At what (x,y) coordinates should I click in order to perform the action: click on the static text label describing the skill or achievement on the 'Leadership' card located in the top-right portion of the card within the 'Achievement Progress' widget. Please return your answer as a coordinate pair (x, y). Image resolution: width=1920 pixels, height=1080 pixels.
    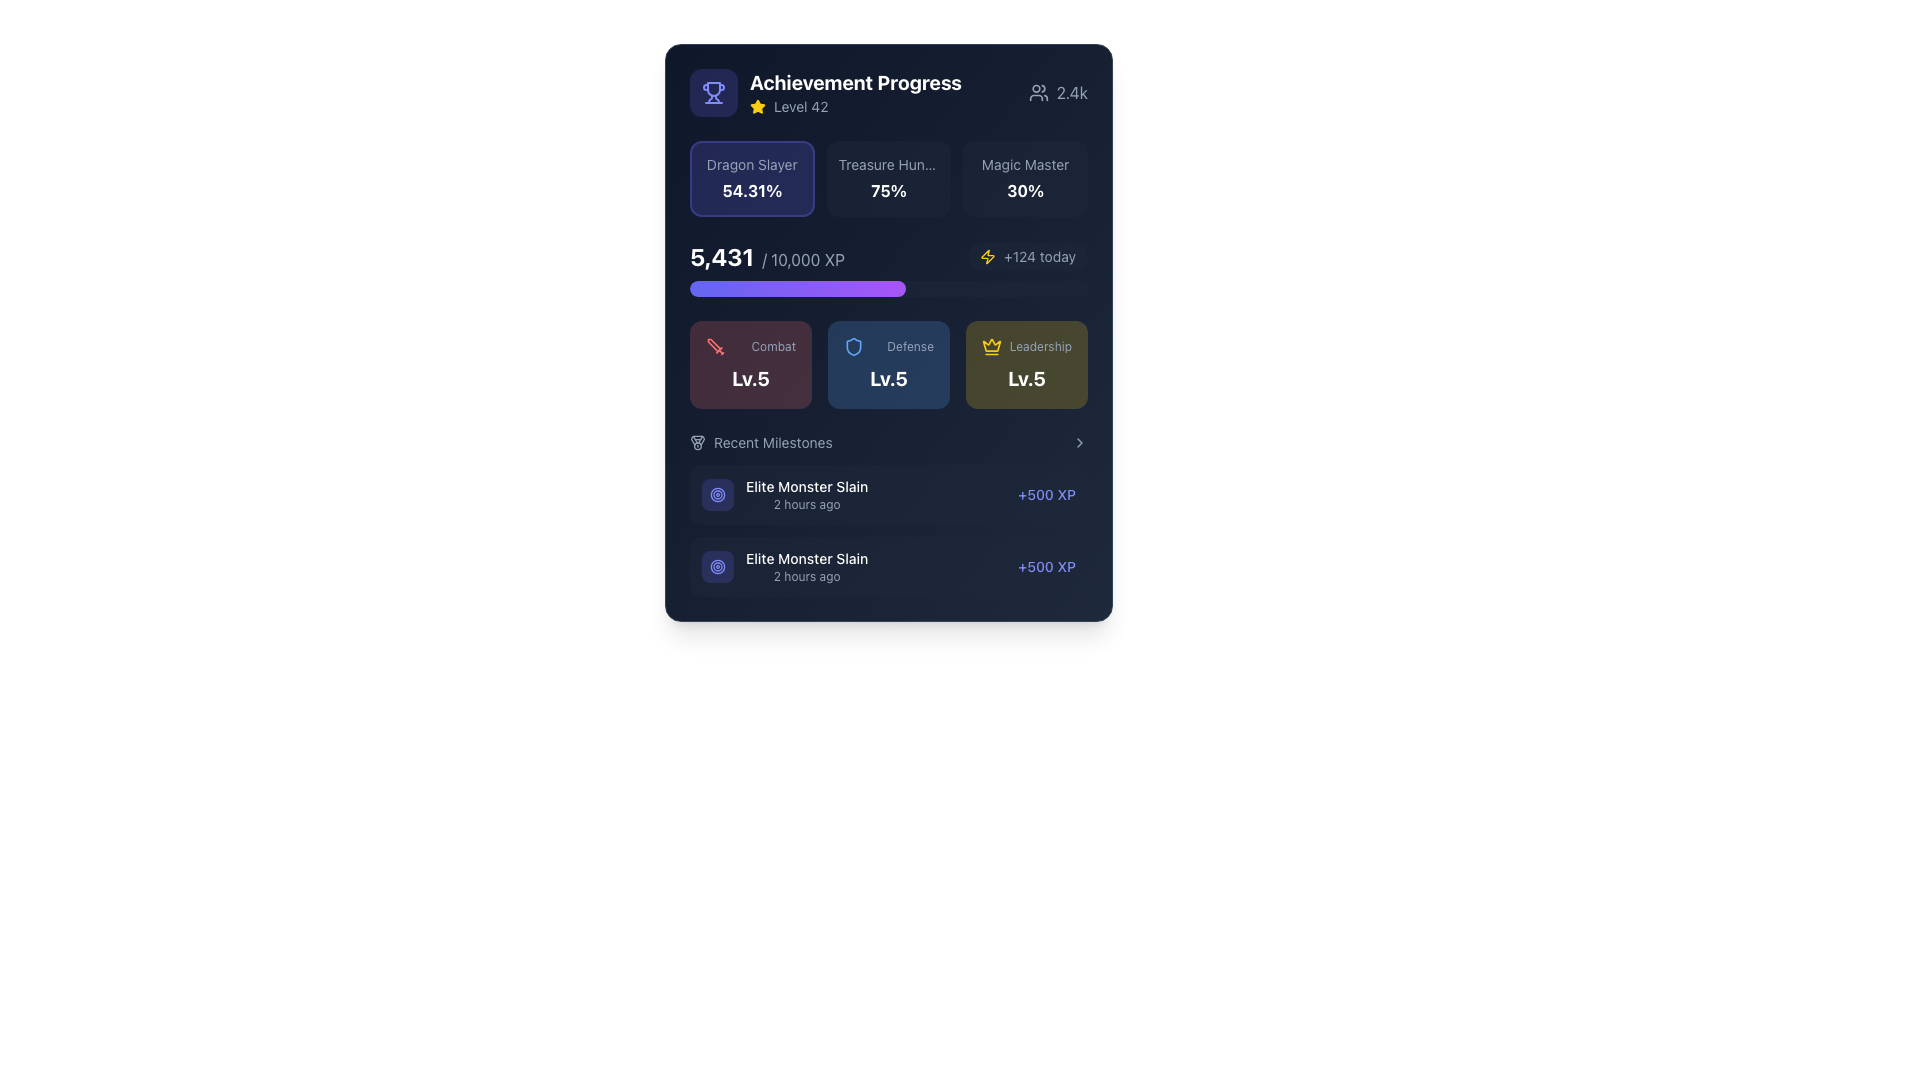
    Looking at the image, I should click on (1040, 346).